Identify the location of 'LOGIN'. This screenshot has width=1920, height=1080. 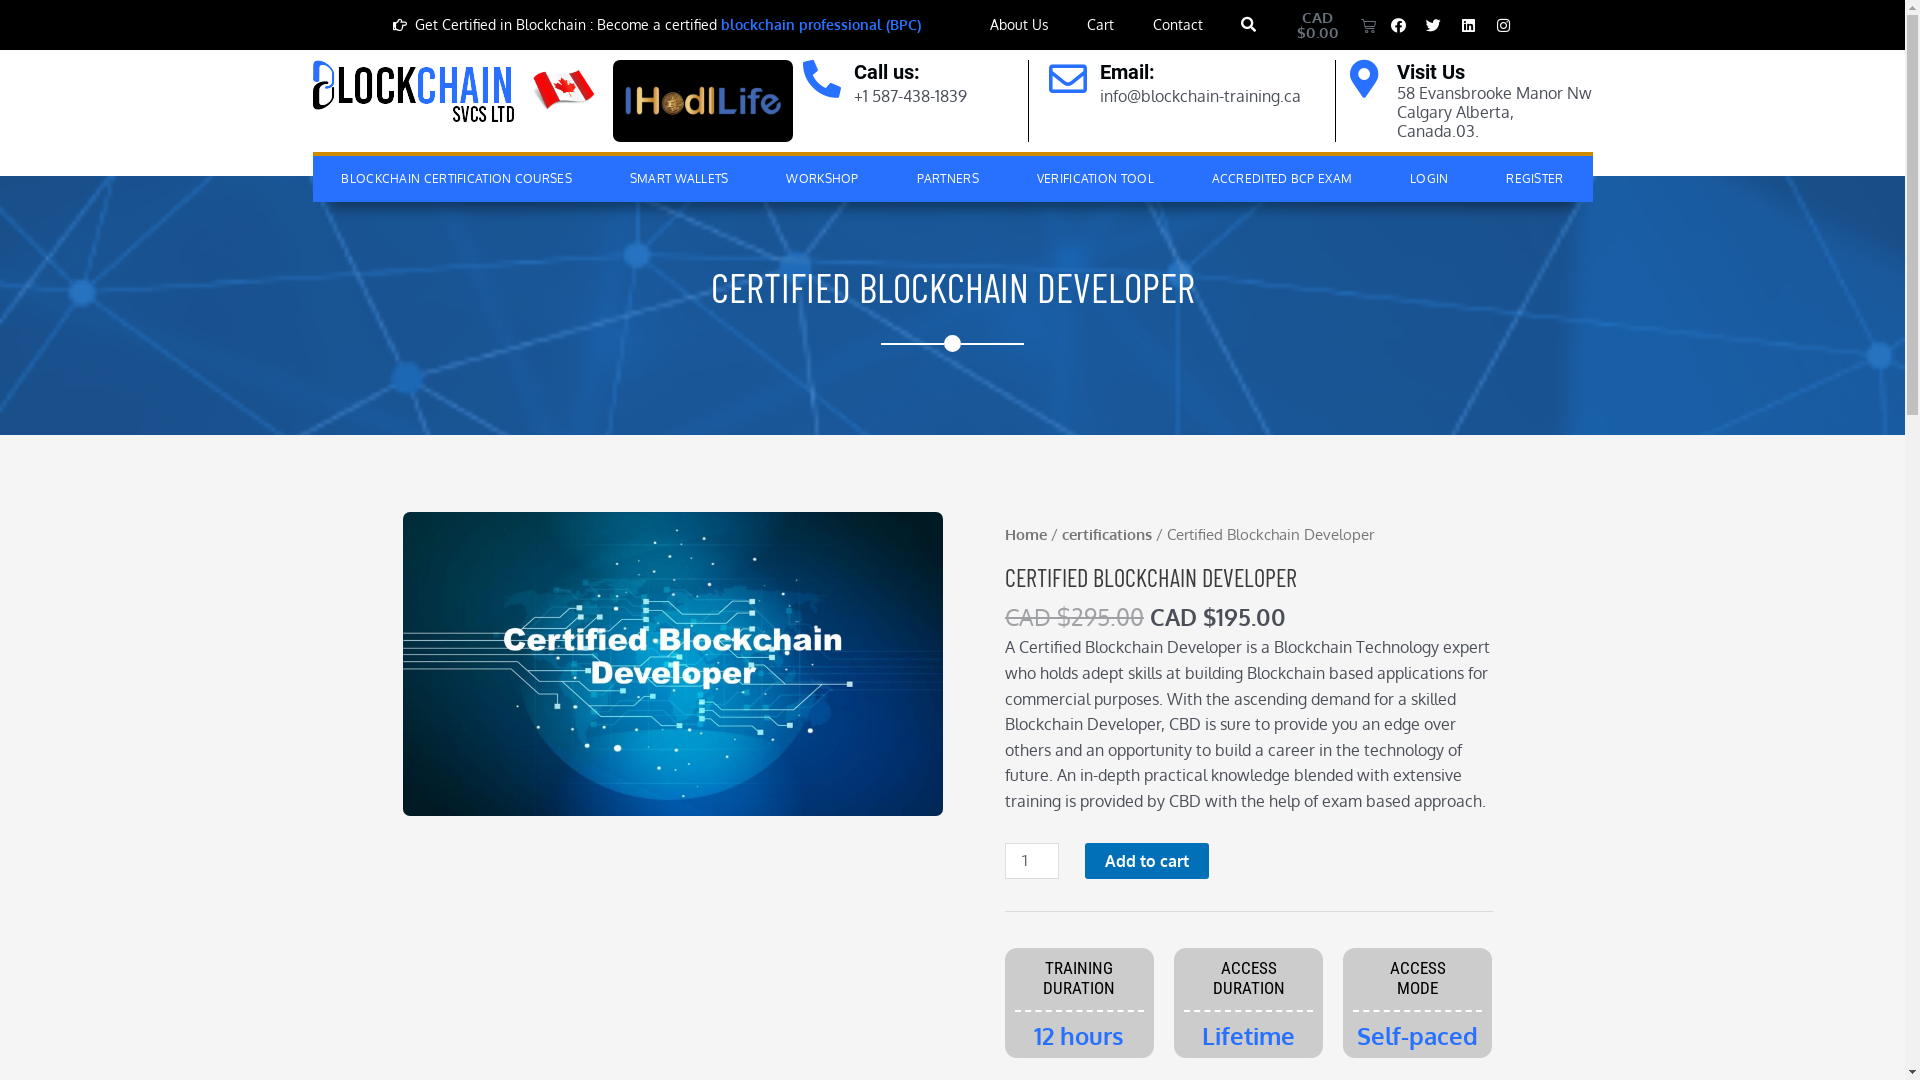
(1428, 177).